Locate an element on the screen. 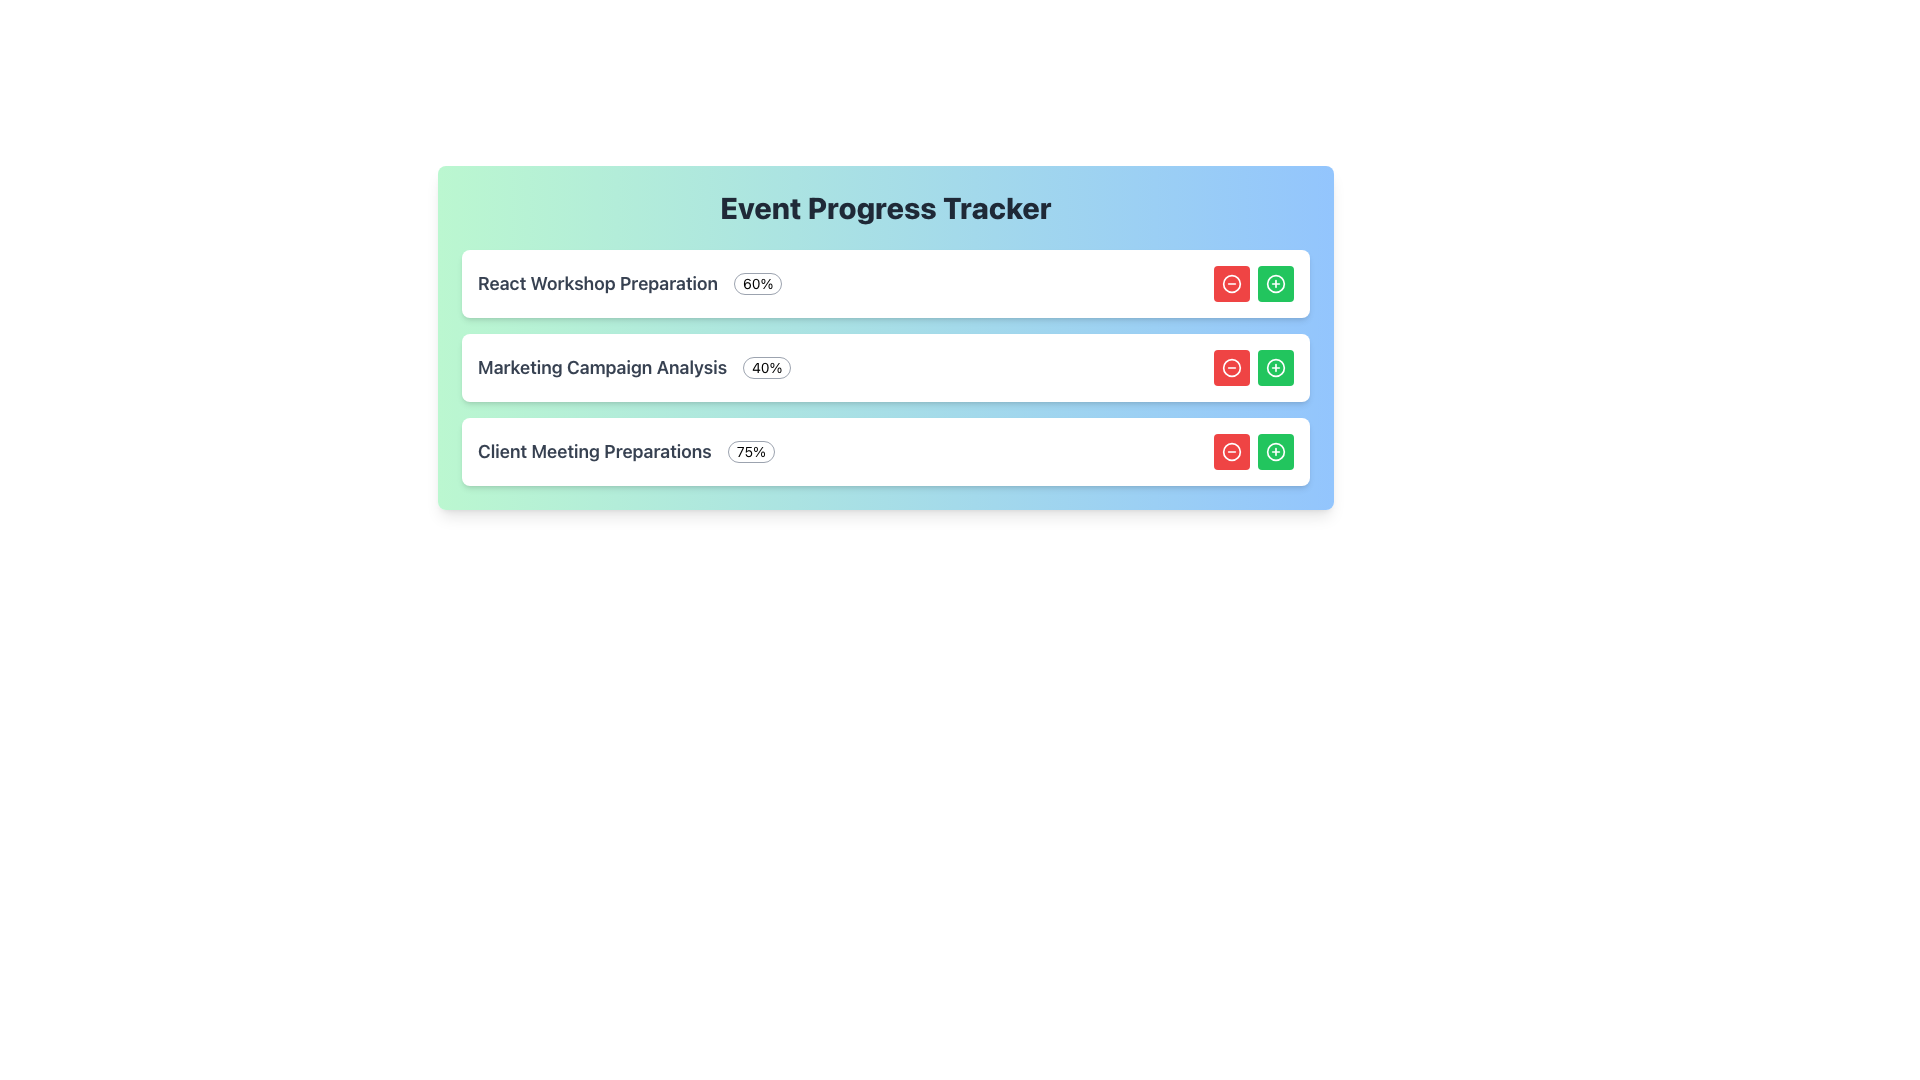 The width and height of the screenshot is (1920, 1080). the red rectangular button with a white circular minus icon, located to the left of the green button in the 'React Workshop Preparation' row for keyboard navigation is located at coordinates (1231, 284).